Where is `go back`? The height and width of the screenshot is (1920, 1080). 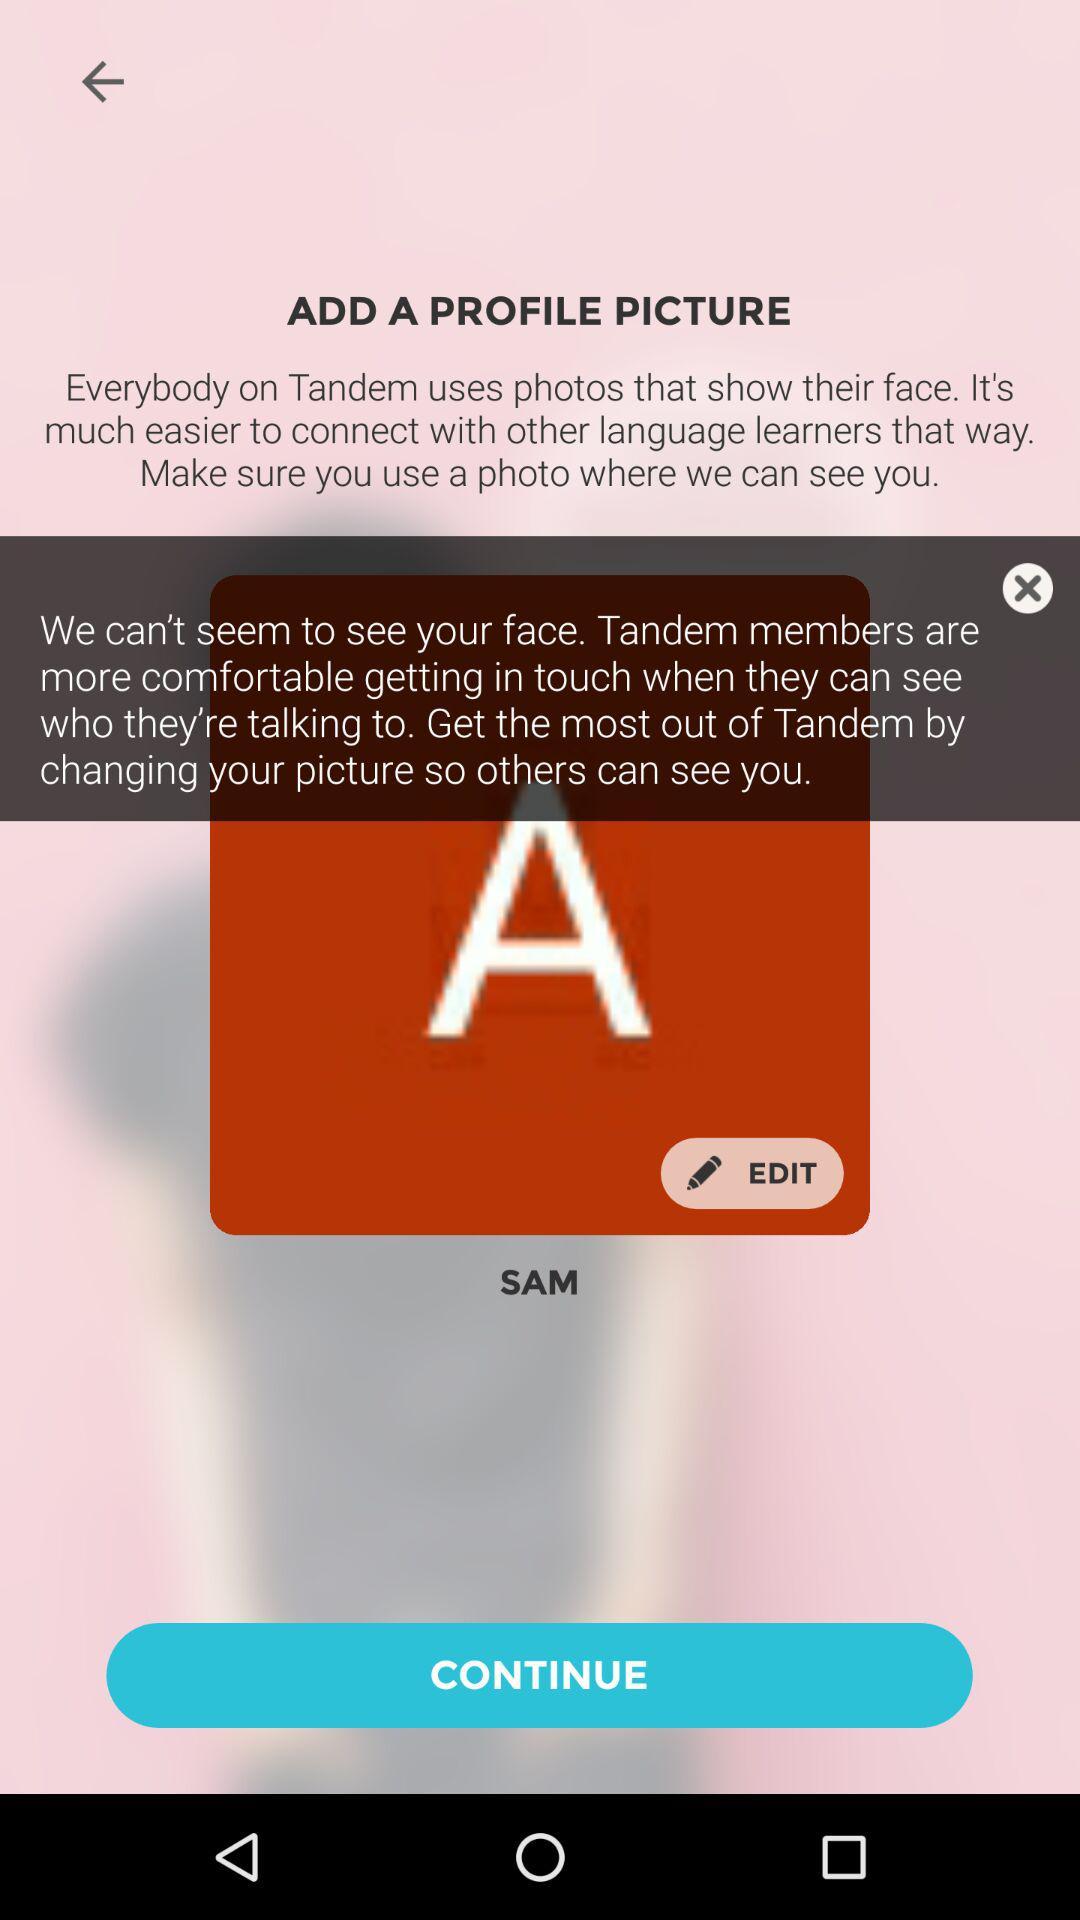 go back is located at coordinates (102, 80).